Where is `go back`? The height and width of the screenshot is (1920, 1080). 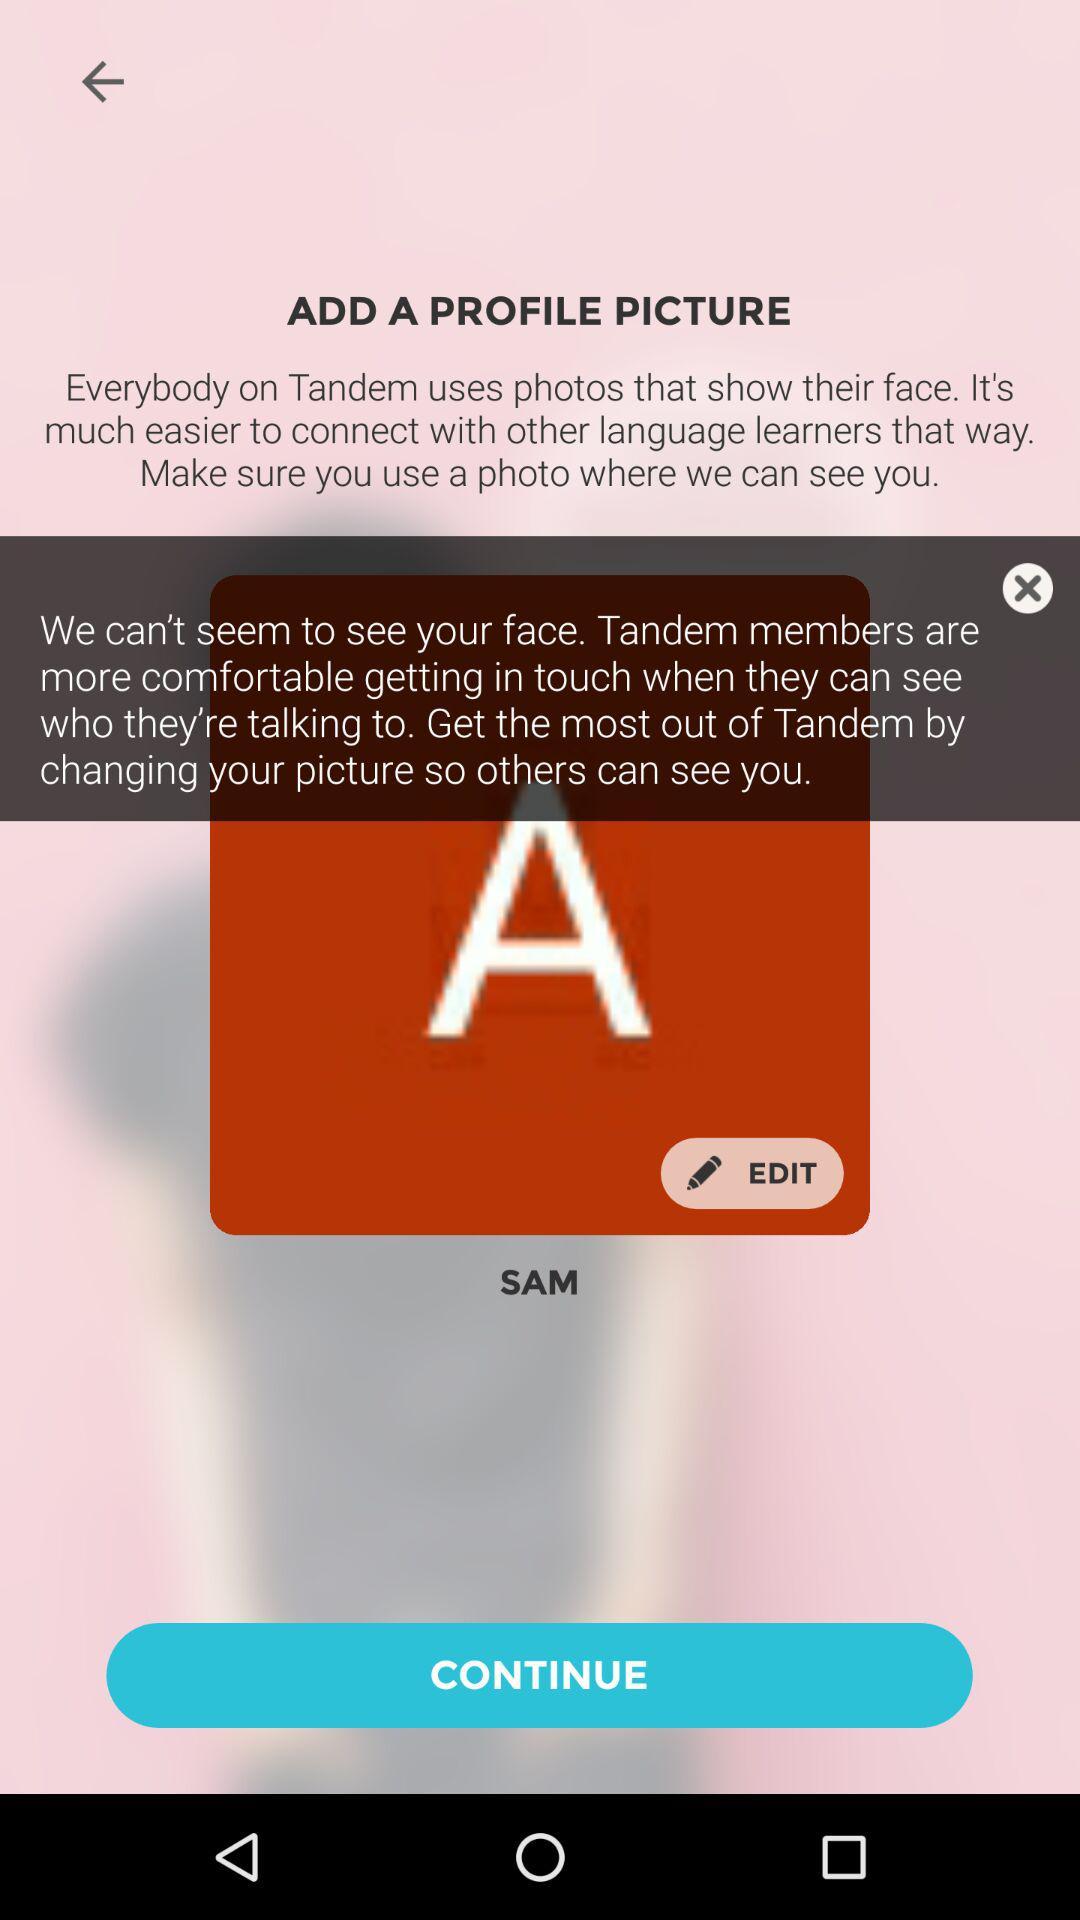 go back is located at coordinates (102, 80).